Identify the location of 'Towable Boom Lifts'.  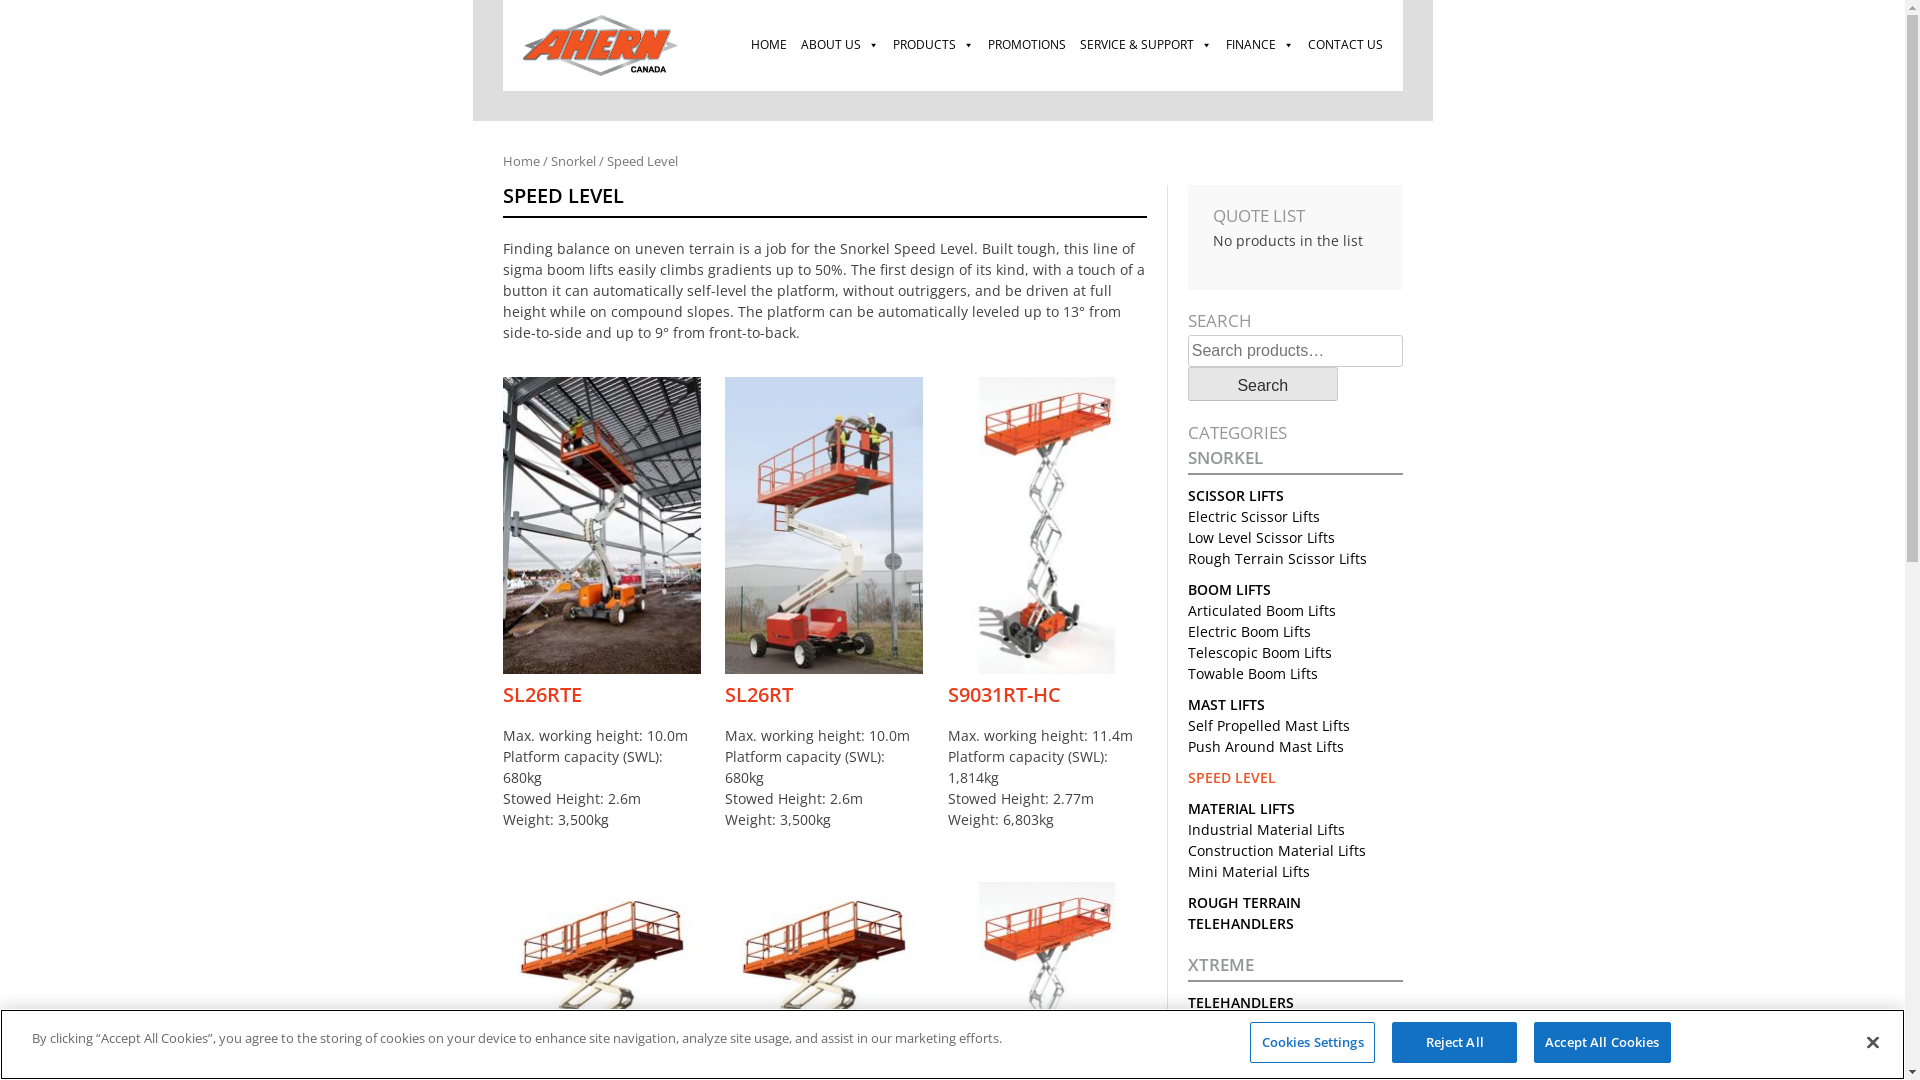
(1188, 673).